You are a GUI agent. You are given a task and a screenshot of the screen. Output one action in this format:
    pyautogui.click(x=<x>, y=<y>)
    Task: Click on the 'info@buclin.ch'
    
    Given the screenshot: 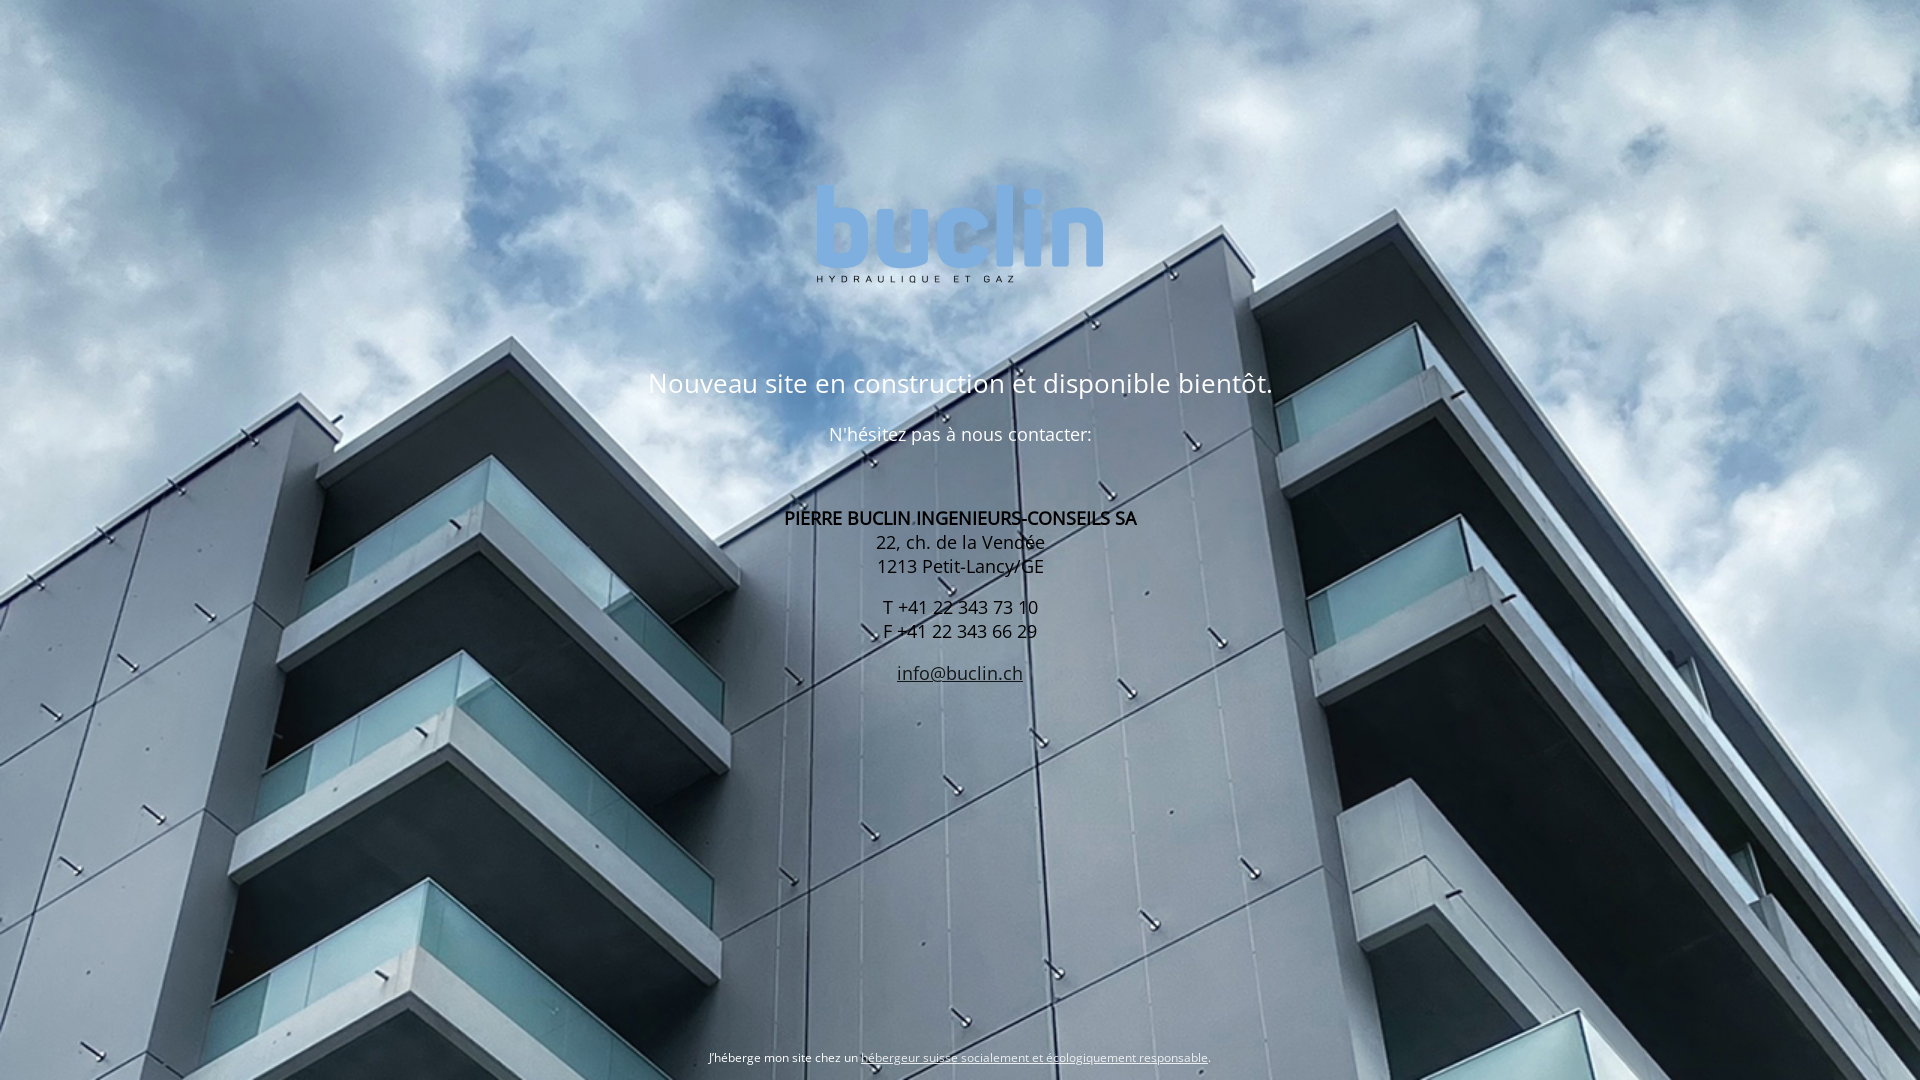 What is the action you would take?
    pyautogui.click(x=960, y=672)
    